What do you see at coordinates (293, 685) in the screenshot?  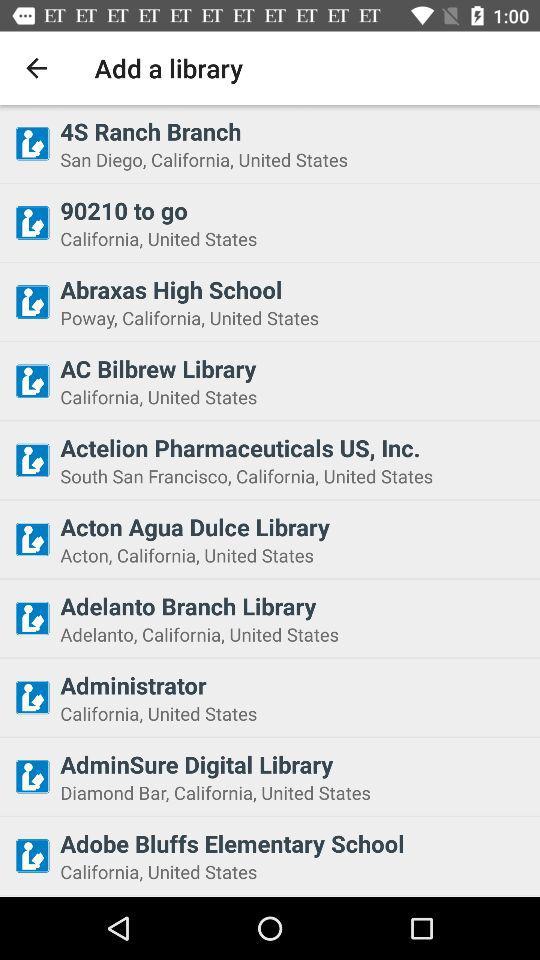 I see `icon below the adelanto california united item` at bounding box center [293, 685].